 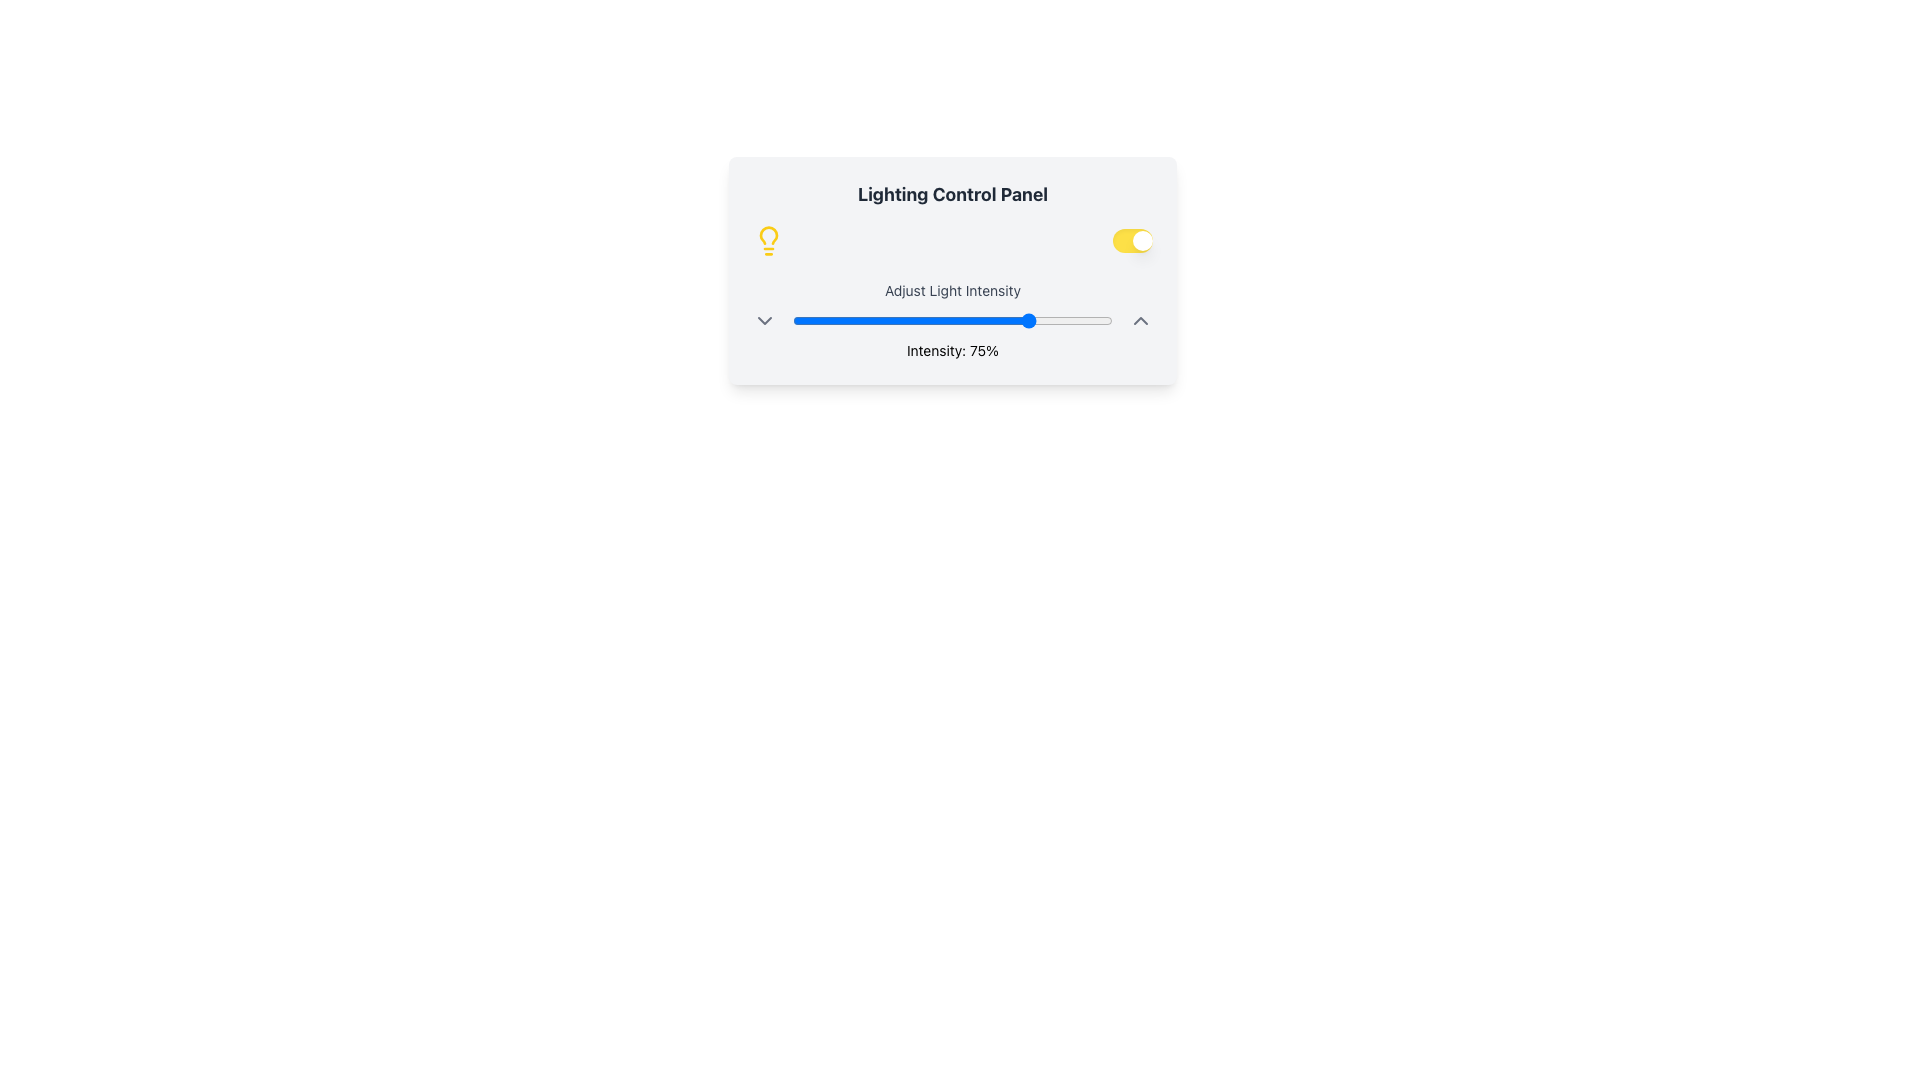 I want to click on light intensity, so click(x=1076, y=319).